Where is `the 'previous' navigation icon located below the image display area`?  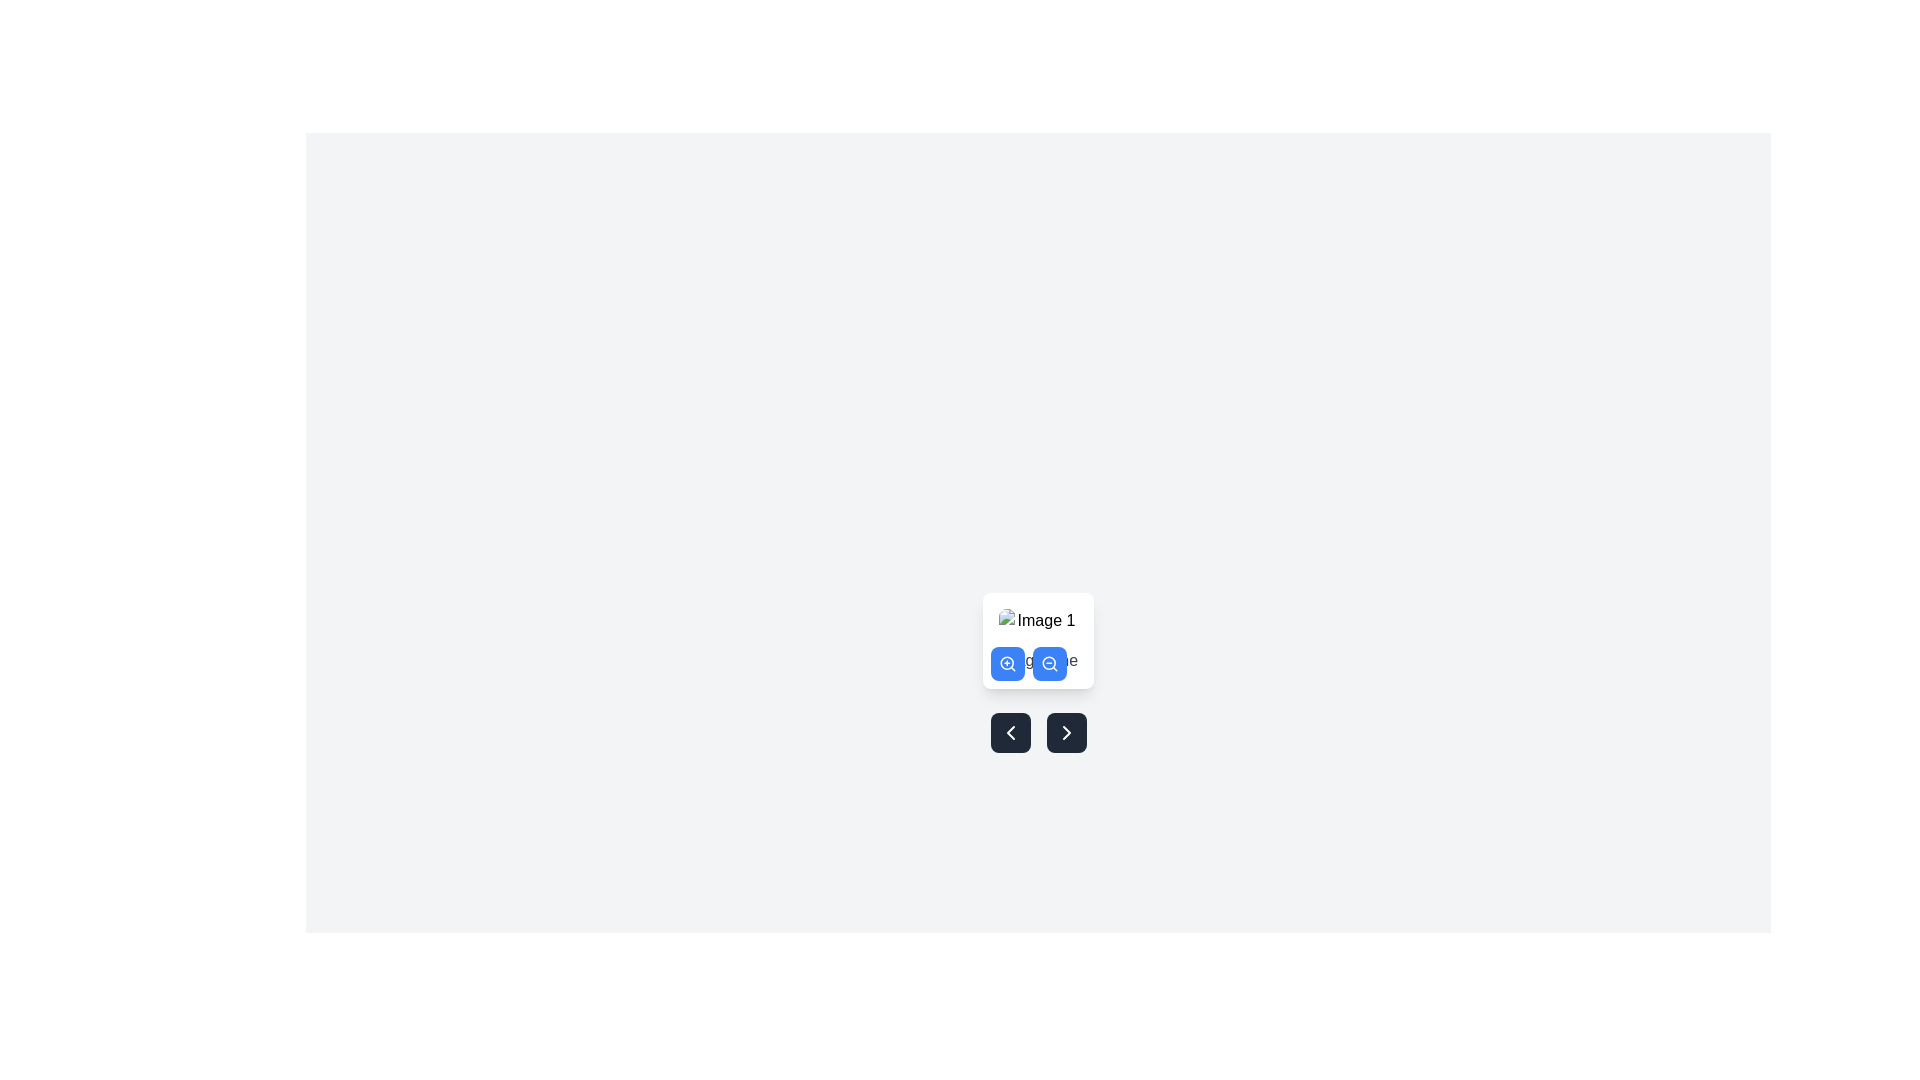
the 'previous' navigation icon located below the image display area is located at coordinates (1010, 732).